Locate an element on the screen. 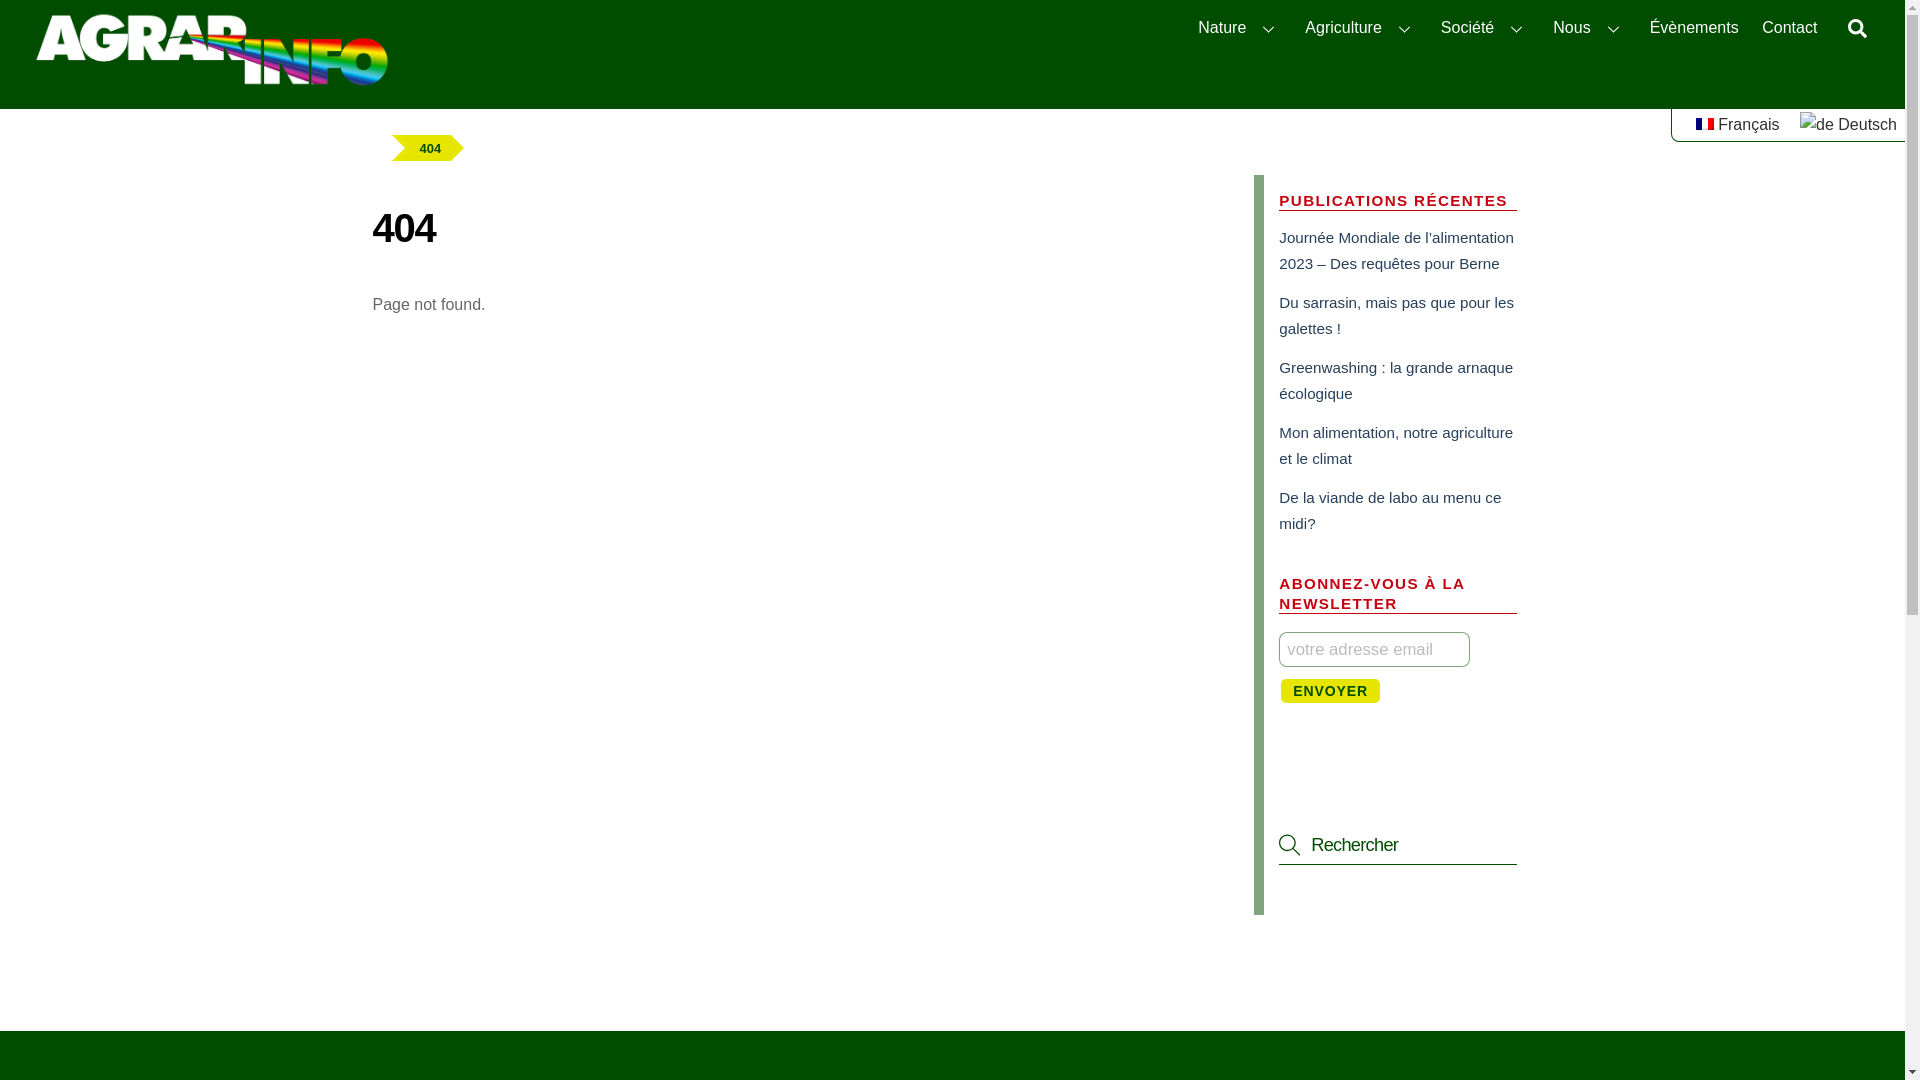  'Du sarrasin, mais pas que pour les galettes !' is located at coordinates (1395, 315).